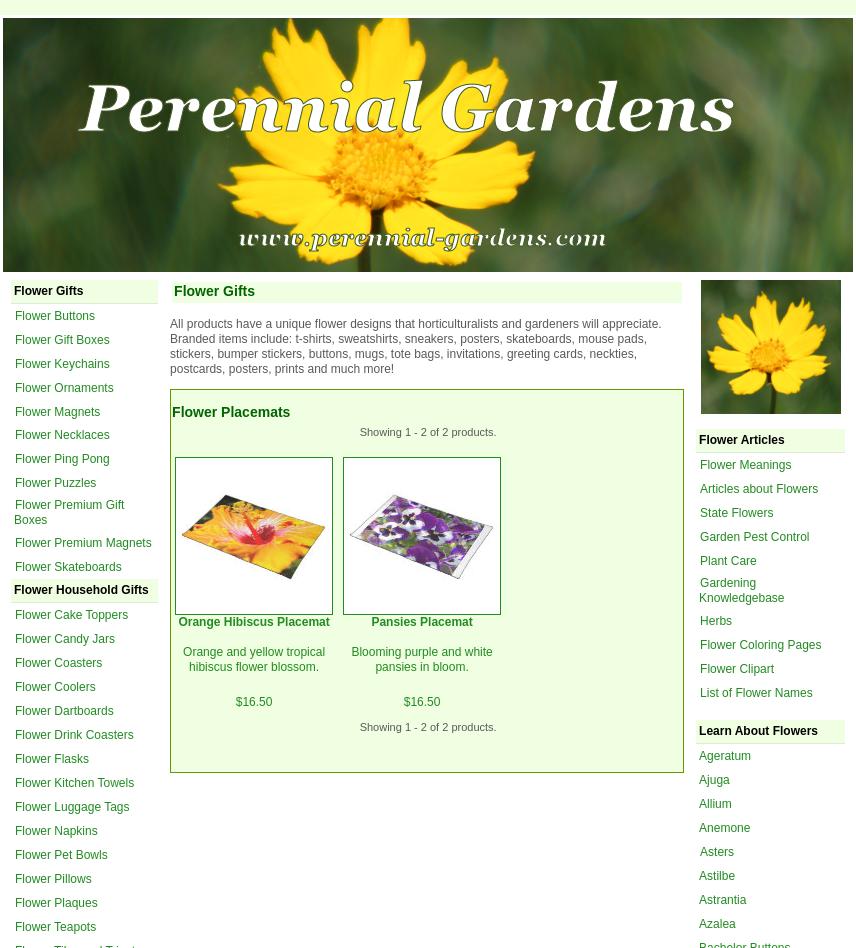 This screenshot has width=856, height=948. Describe the element at coordinates (728, 559) in the screenshot. I see `'Plant 
                          Care'` at that location.